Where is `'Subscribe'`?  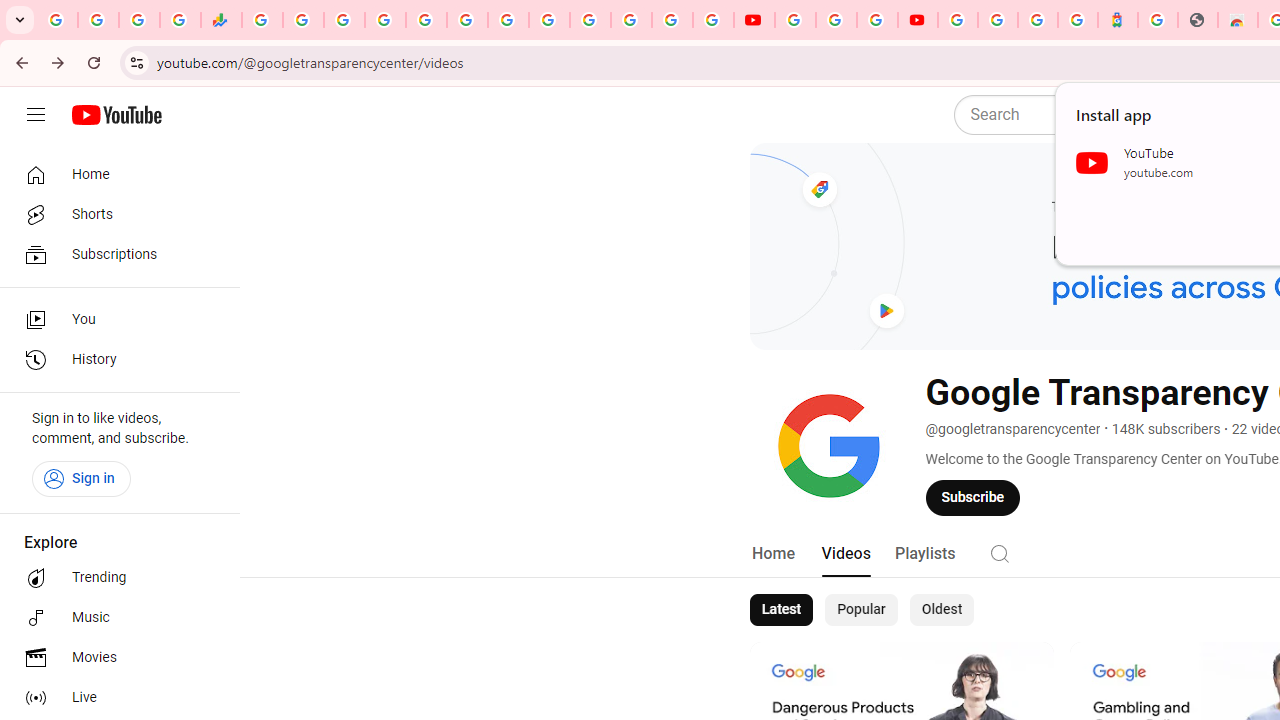
'Subscribe' is located at coordinates (973, 496).